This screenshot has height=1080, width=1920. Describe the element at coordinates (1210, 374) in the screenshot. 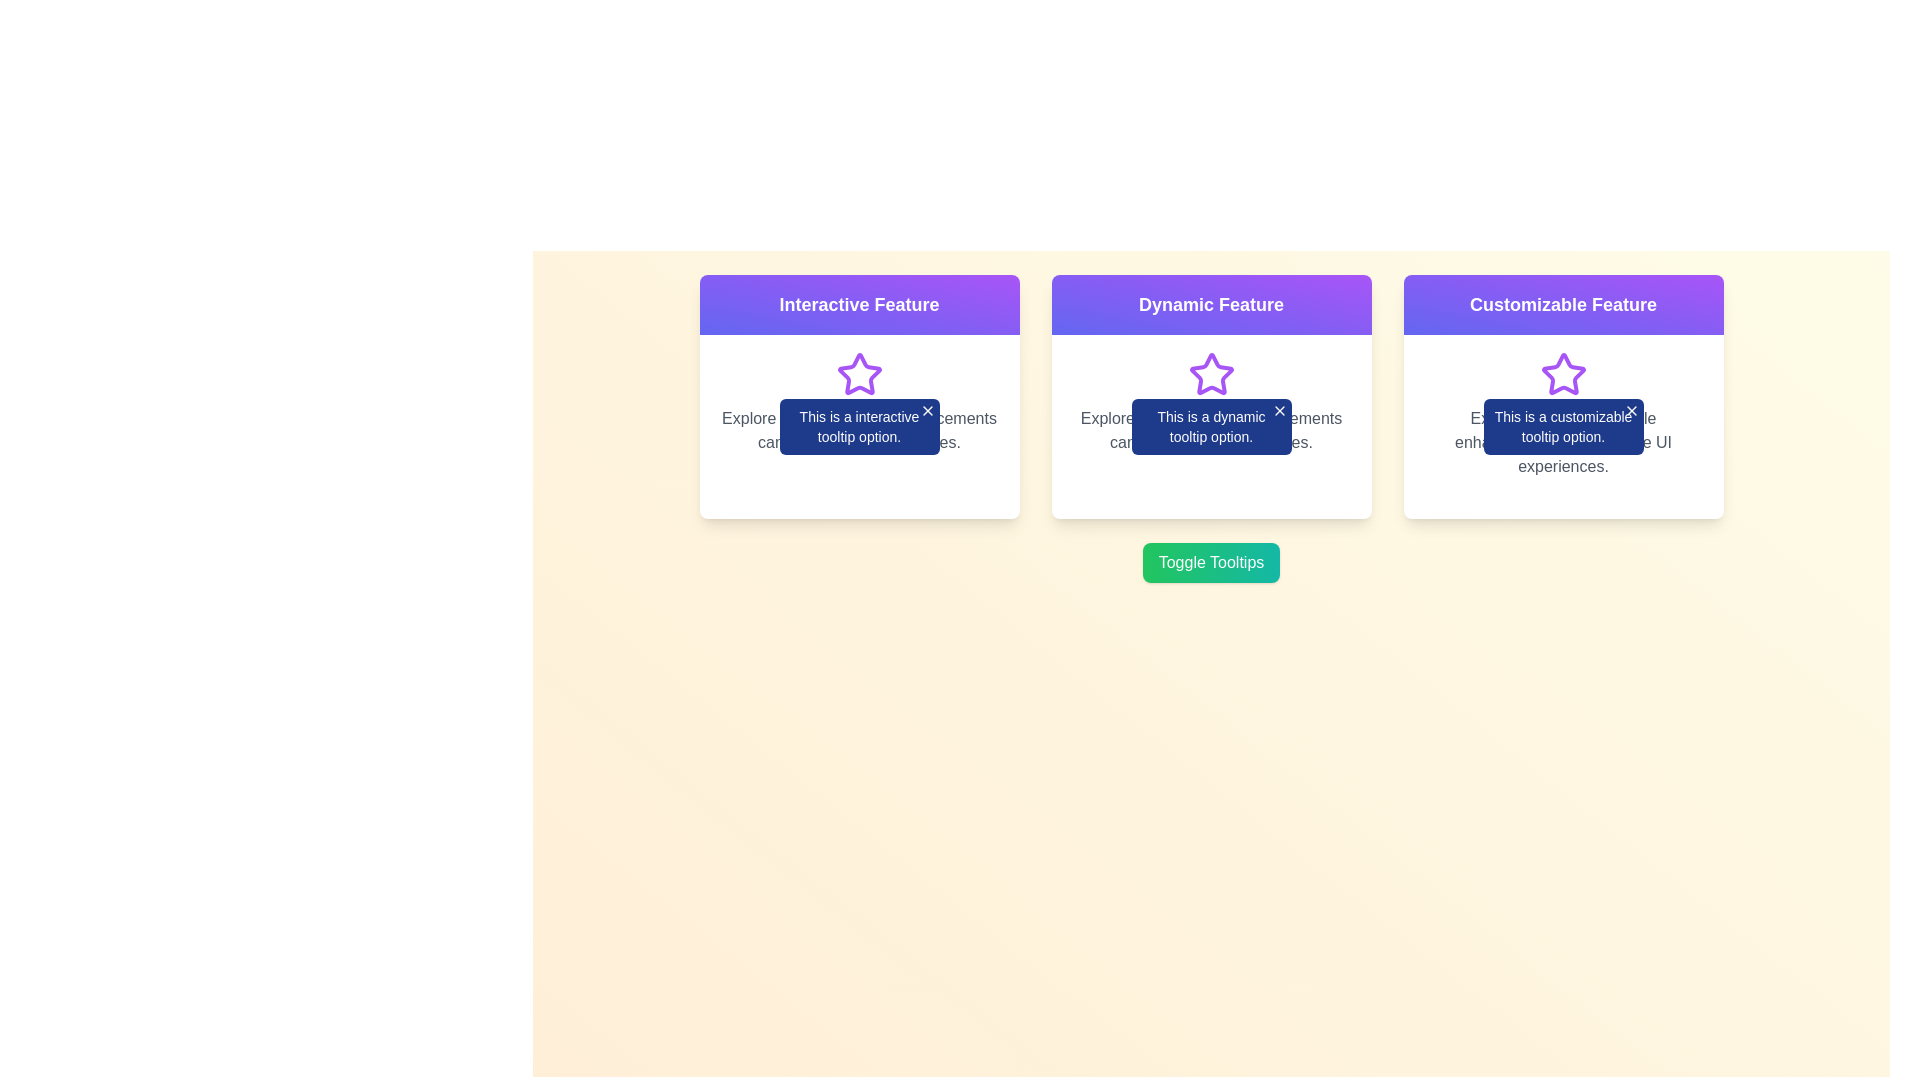

I see `the star icon located centrally within the 'Dynamic Feature' card, positioned above the descriptive text and below the heading text` at that location.